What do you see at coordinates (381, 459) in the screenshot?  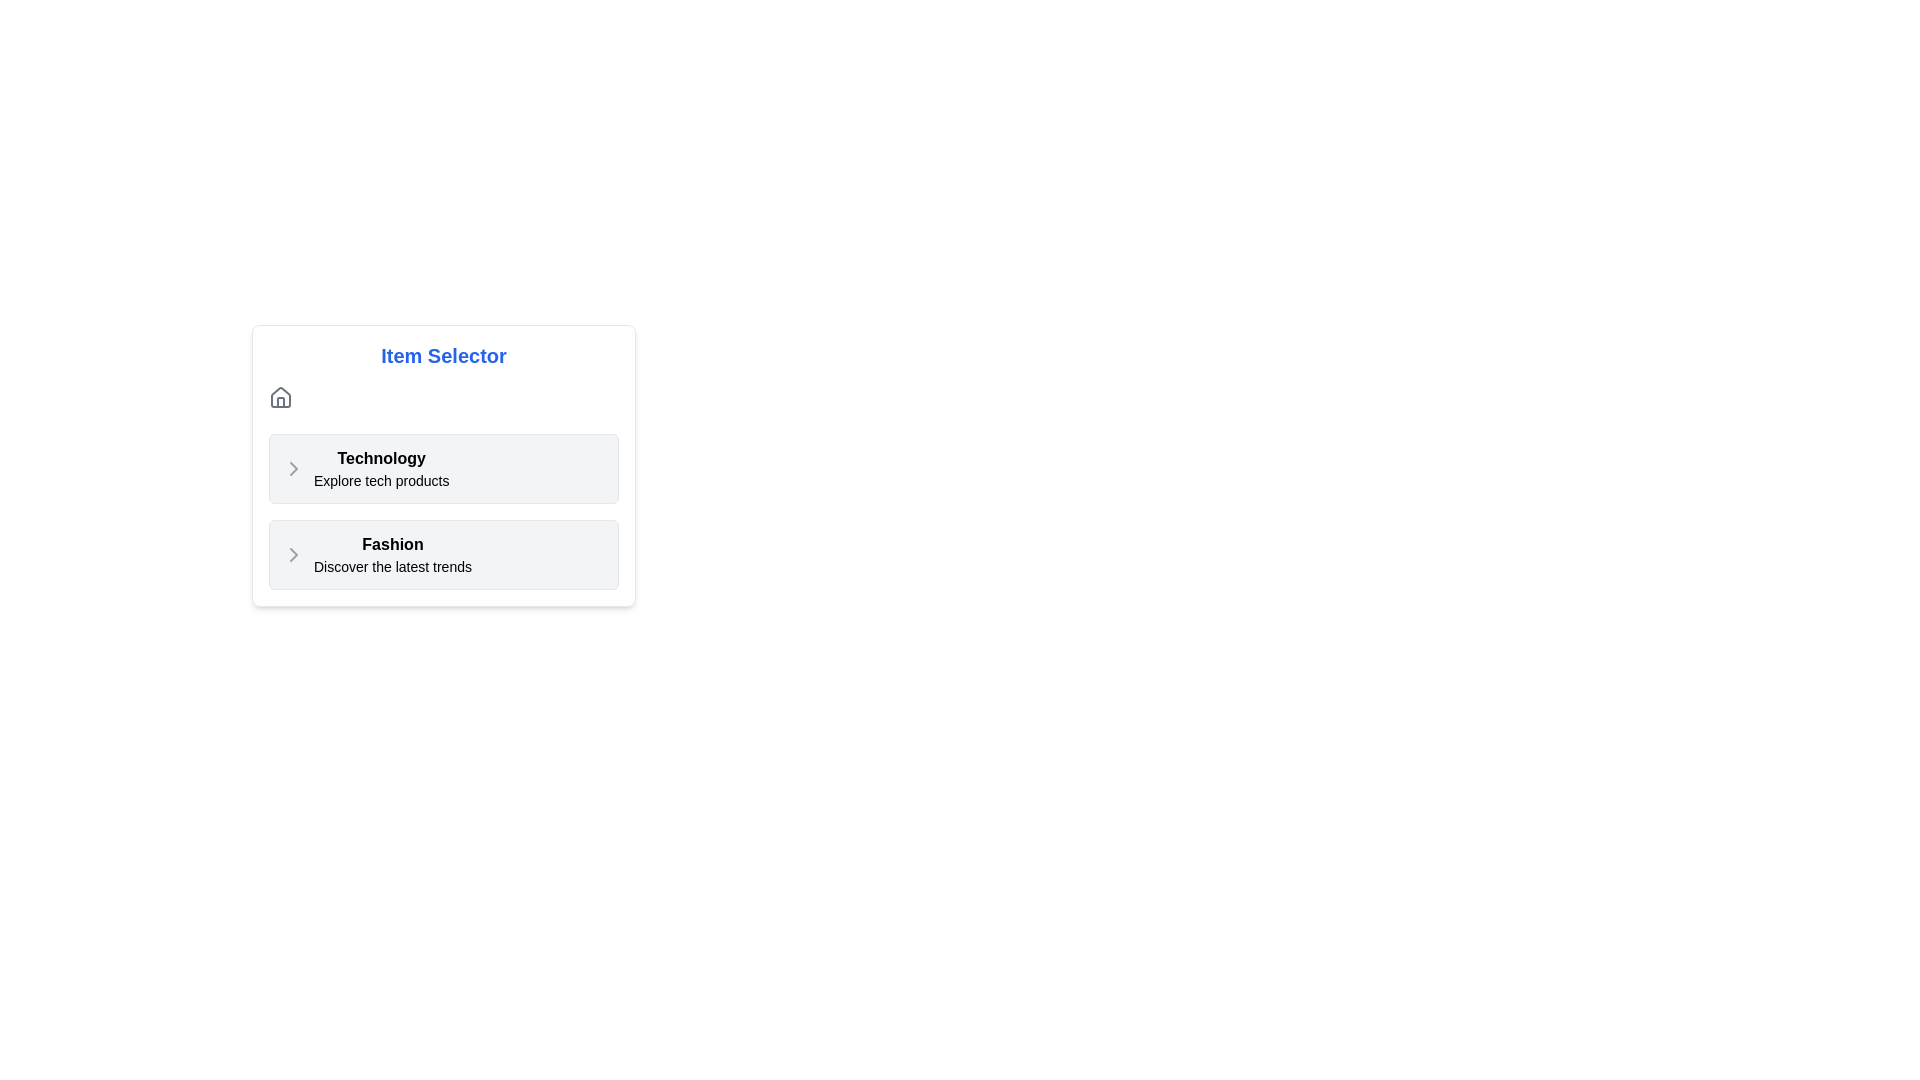 I see `bold text label 'Technology' that is styled with 'font-semibold', located at the top section of the item listing interface above the text 'Explore tech products'` at bounding box center [381, 459].